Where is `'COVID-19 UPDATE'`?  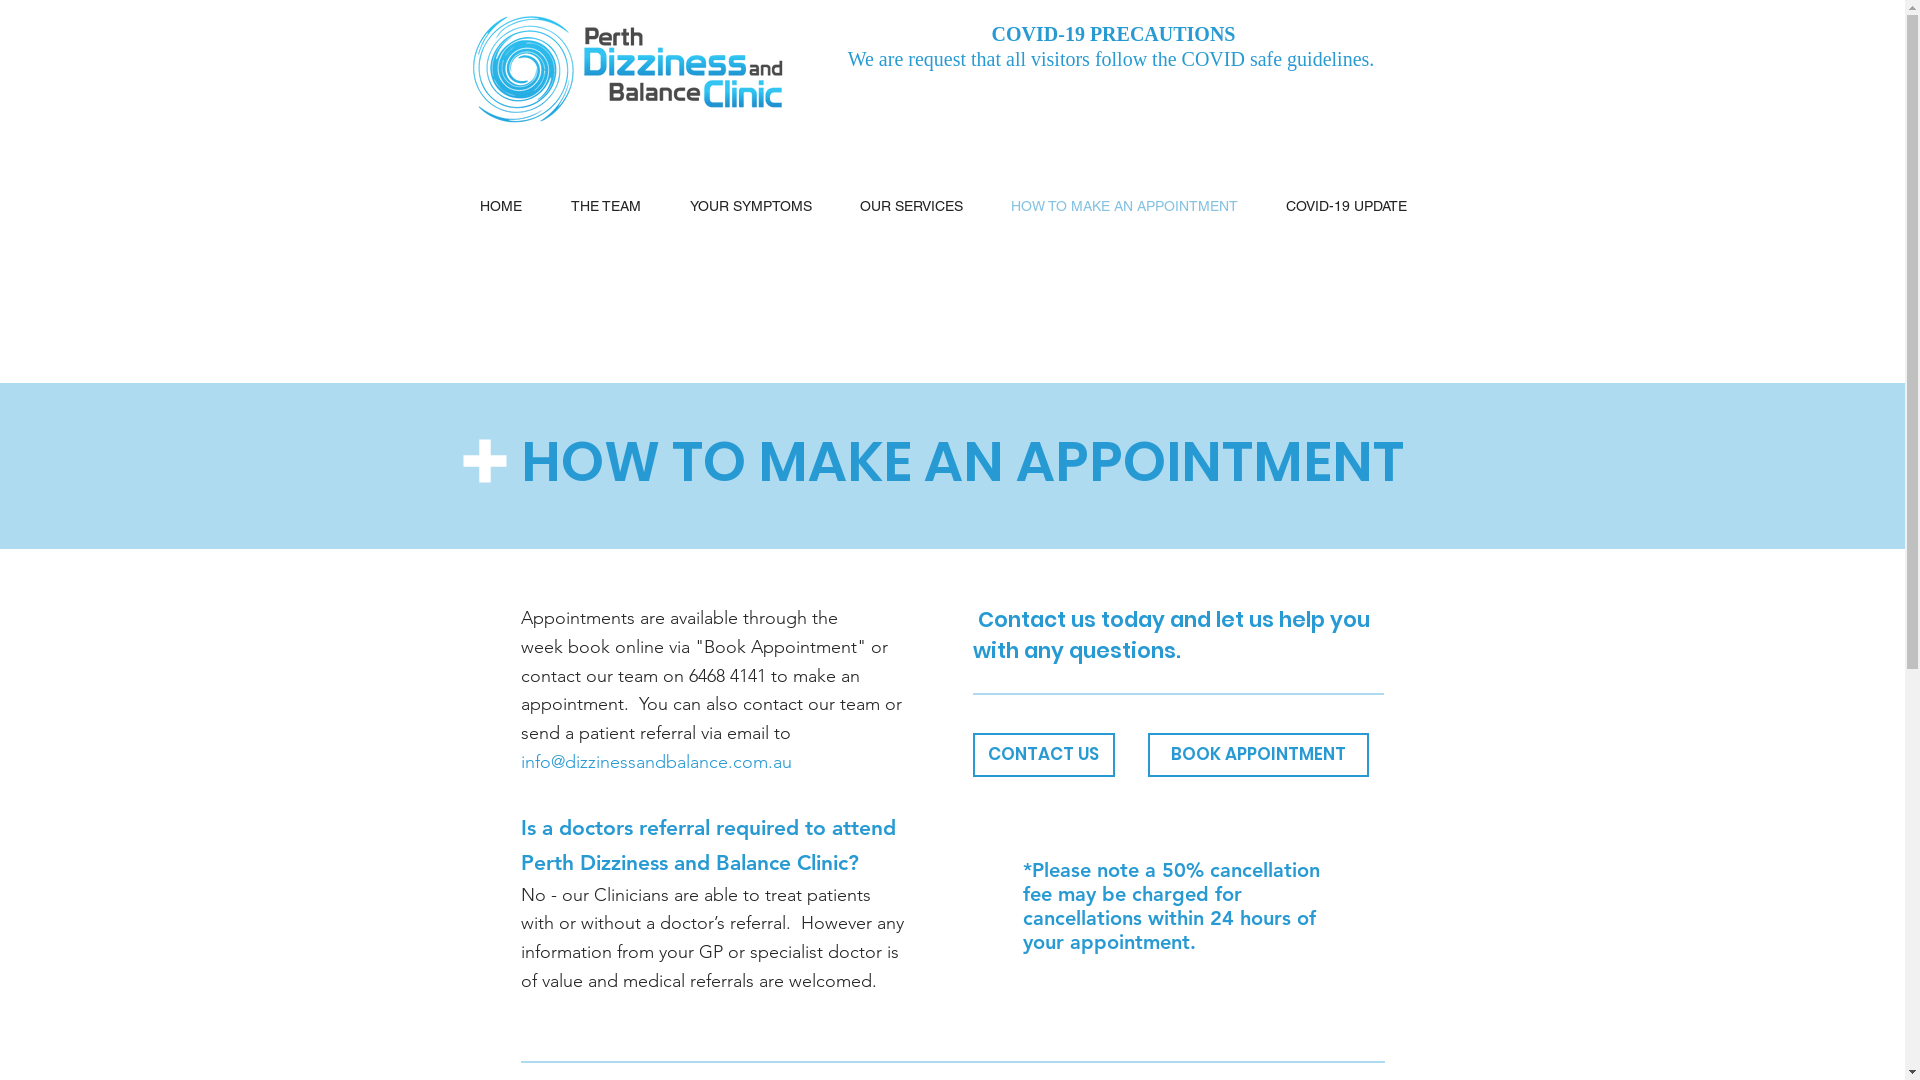
'COVID-19 UPDATE' is located at coordinates (1354, 205).